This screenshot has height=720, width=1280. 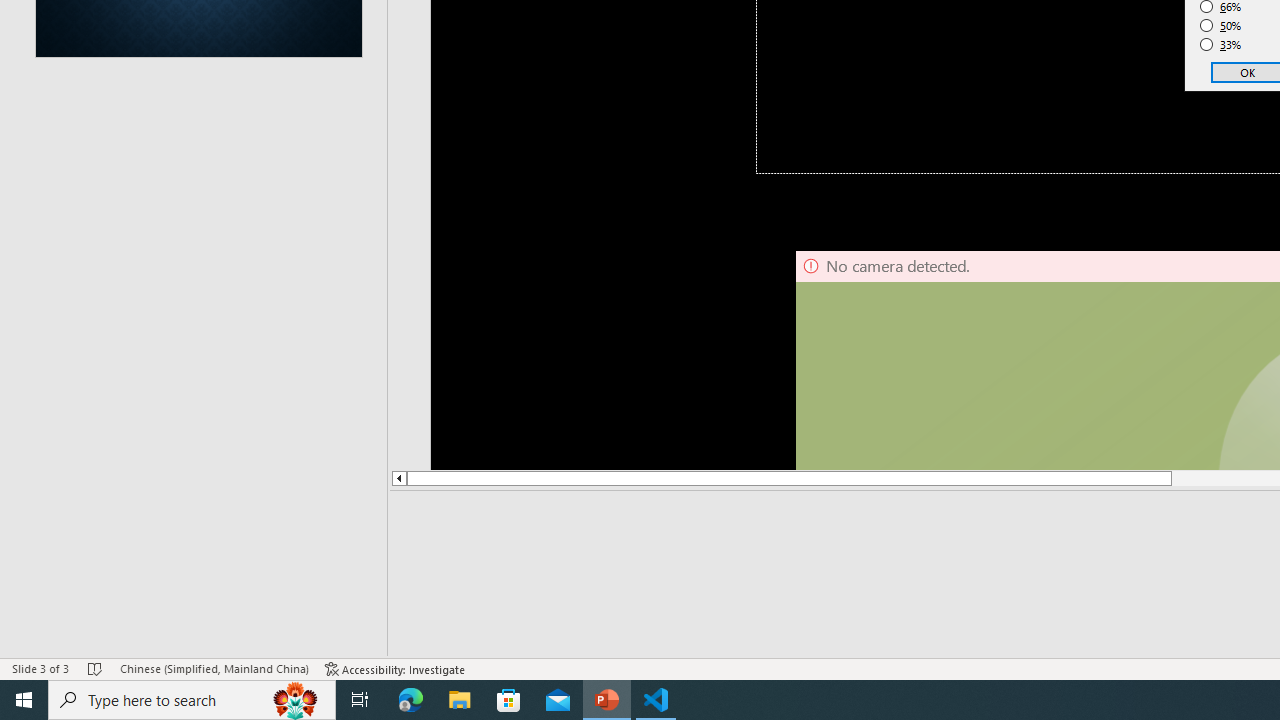 What do you see at coordinates (1220, 45) in the screenshot?
I see `'33%'` at bounding box center [1220, 45].